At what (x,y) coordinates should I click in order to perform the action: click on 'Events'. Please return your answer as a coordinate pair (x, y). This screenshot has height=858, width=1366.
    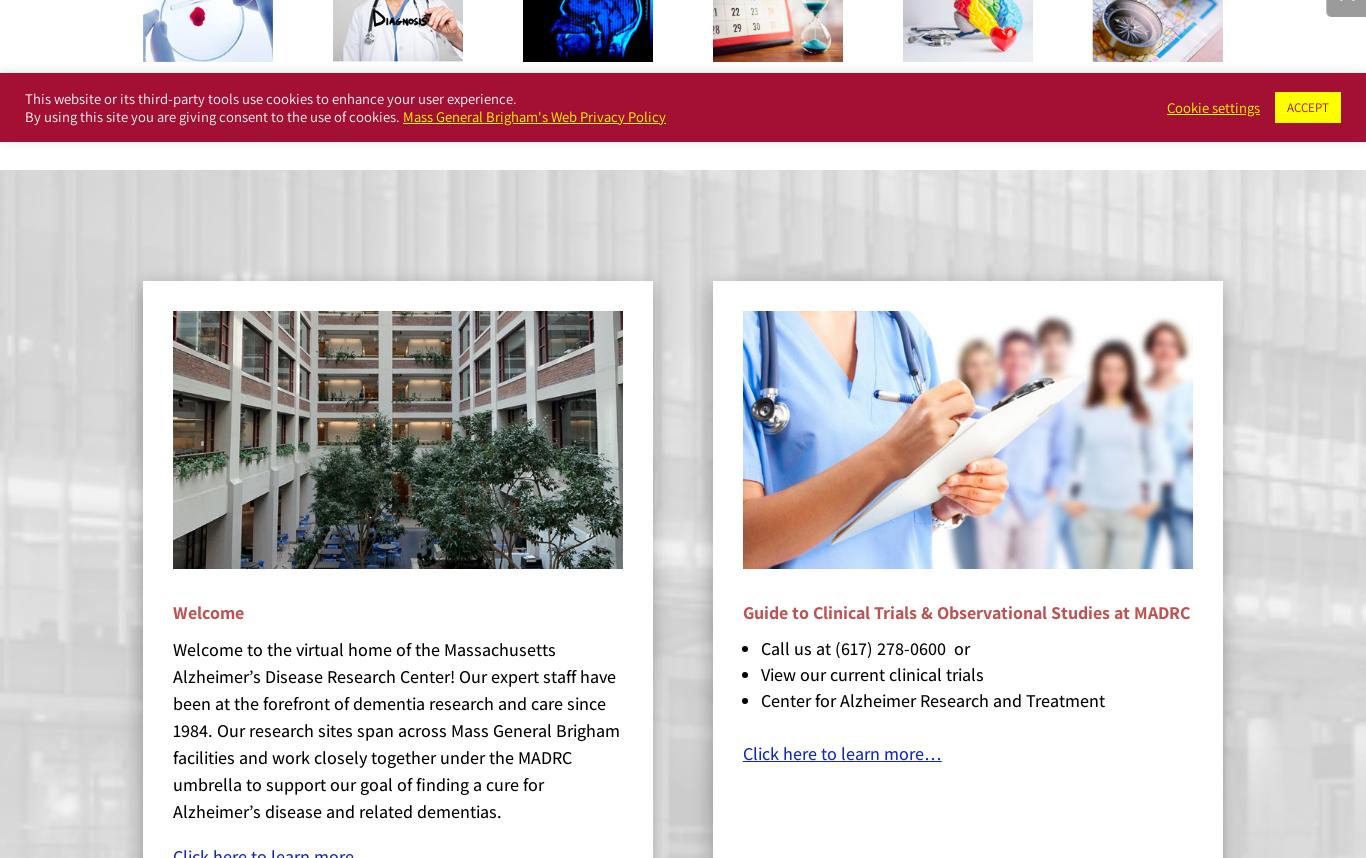
    Looking at the image, I should click on (751, 103).